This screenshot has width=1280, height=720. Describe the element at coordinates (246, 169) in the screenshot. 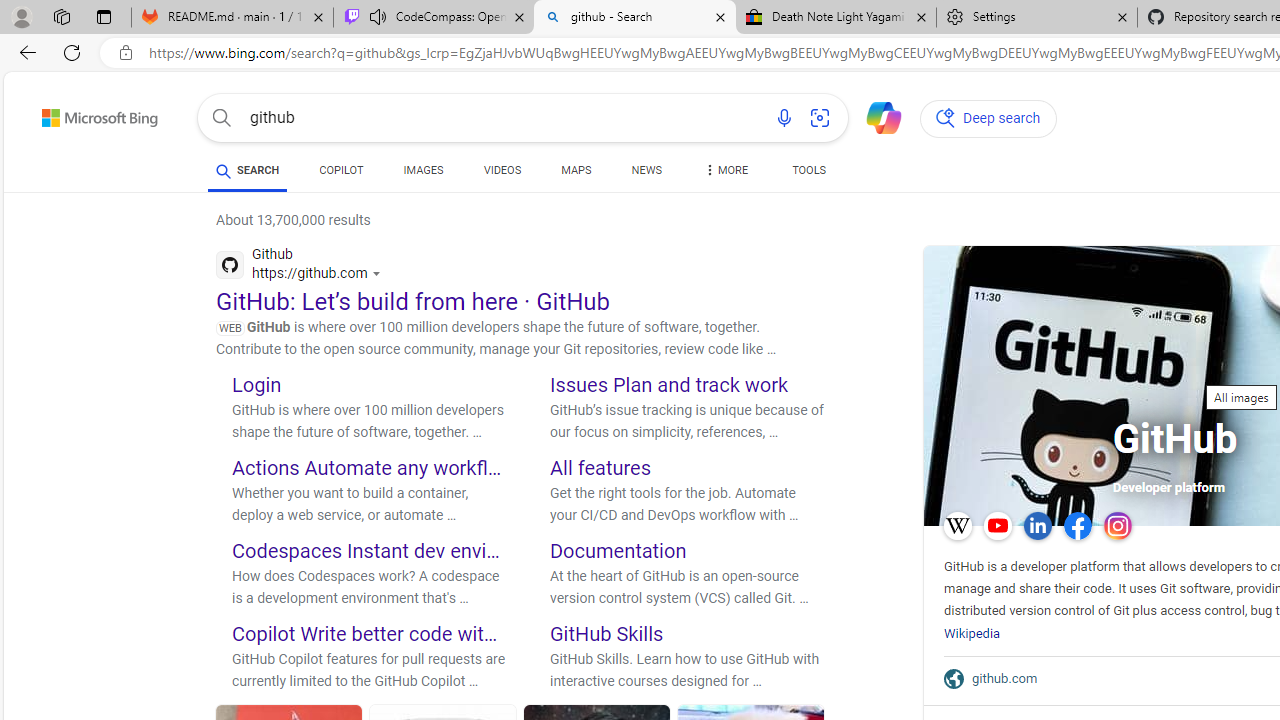

I see `'SEARCH'` at that location.